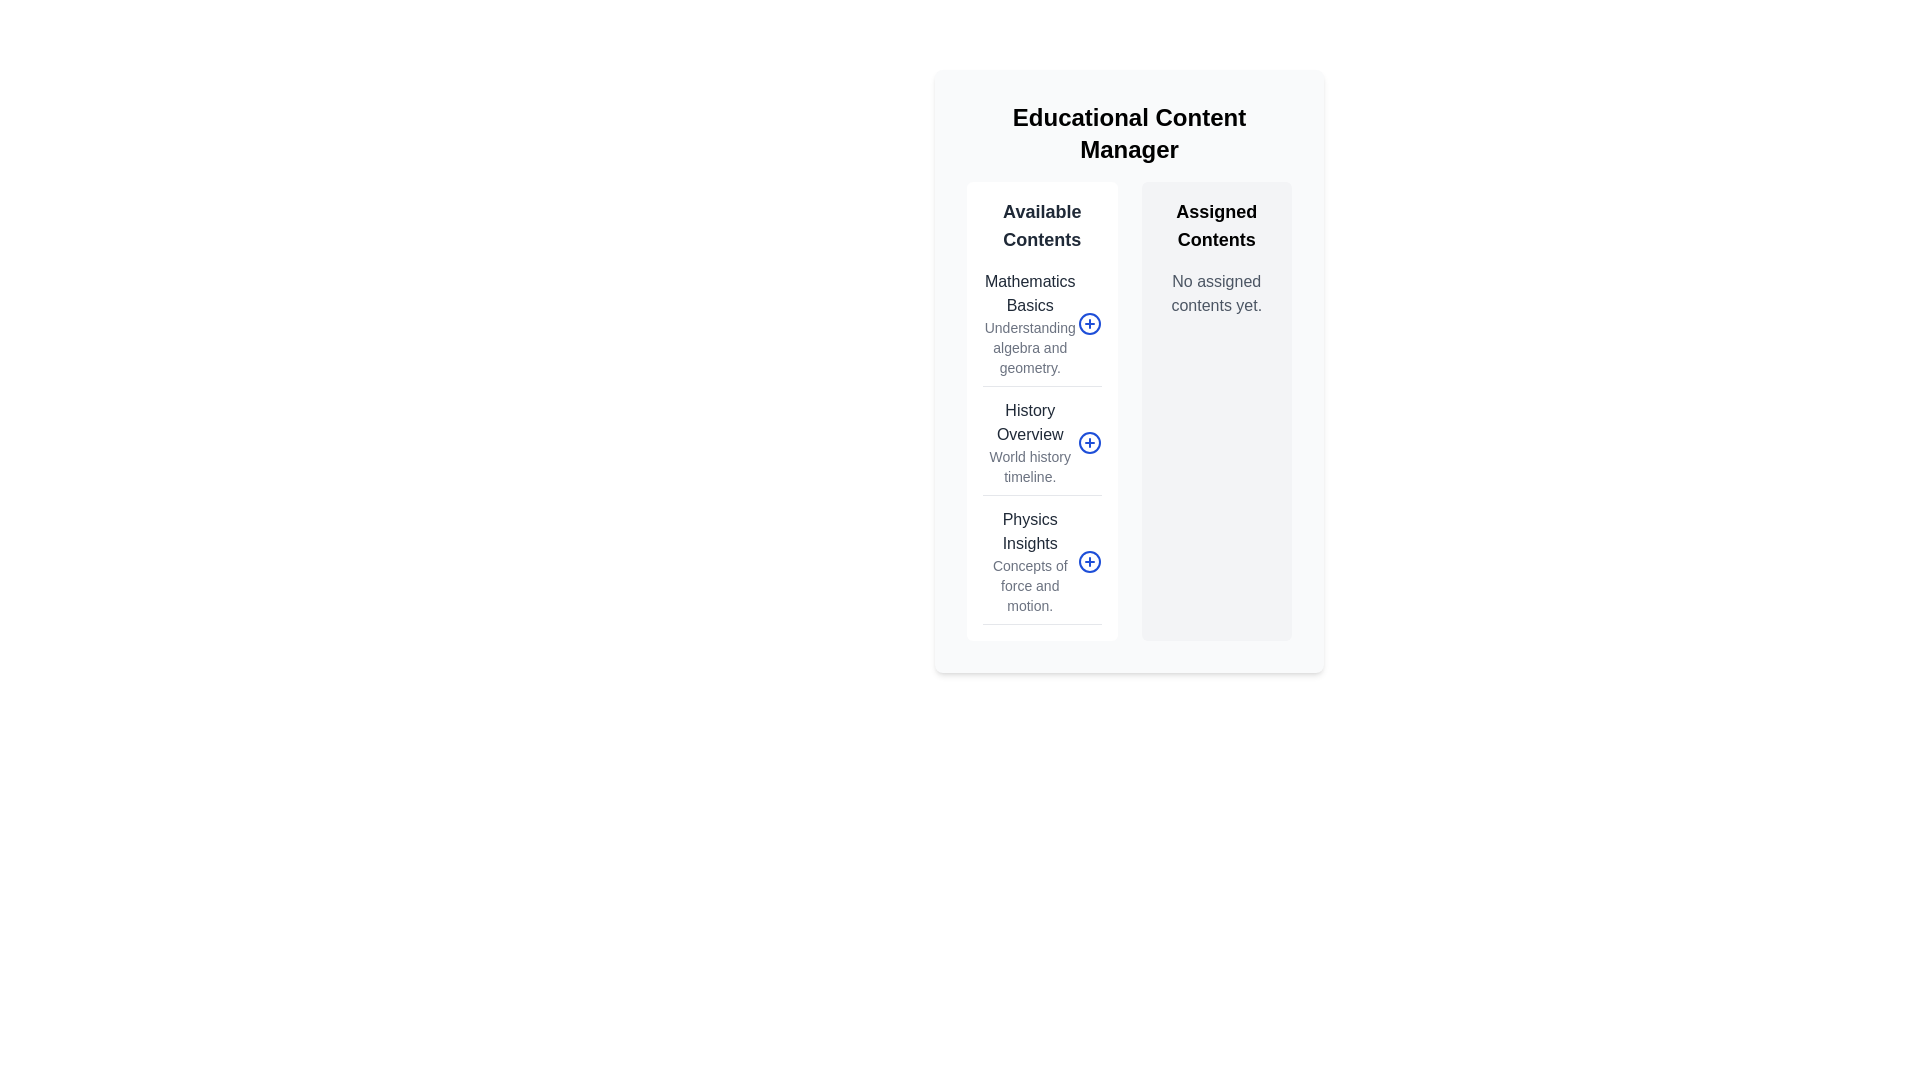 The width and height of the screenshot is (1920, 1080). What do you see at coordinates (1030, 442) in the screenshot?
I see `text from the 'History Overview' entry in the 'Available Contents' section, which is the second item in the vertical list` at bounding box center [1030, 442].